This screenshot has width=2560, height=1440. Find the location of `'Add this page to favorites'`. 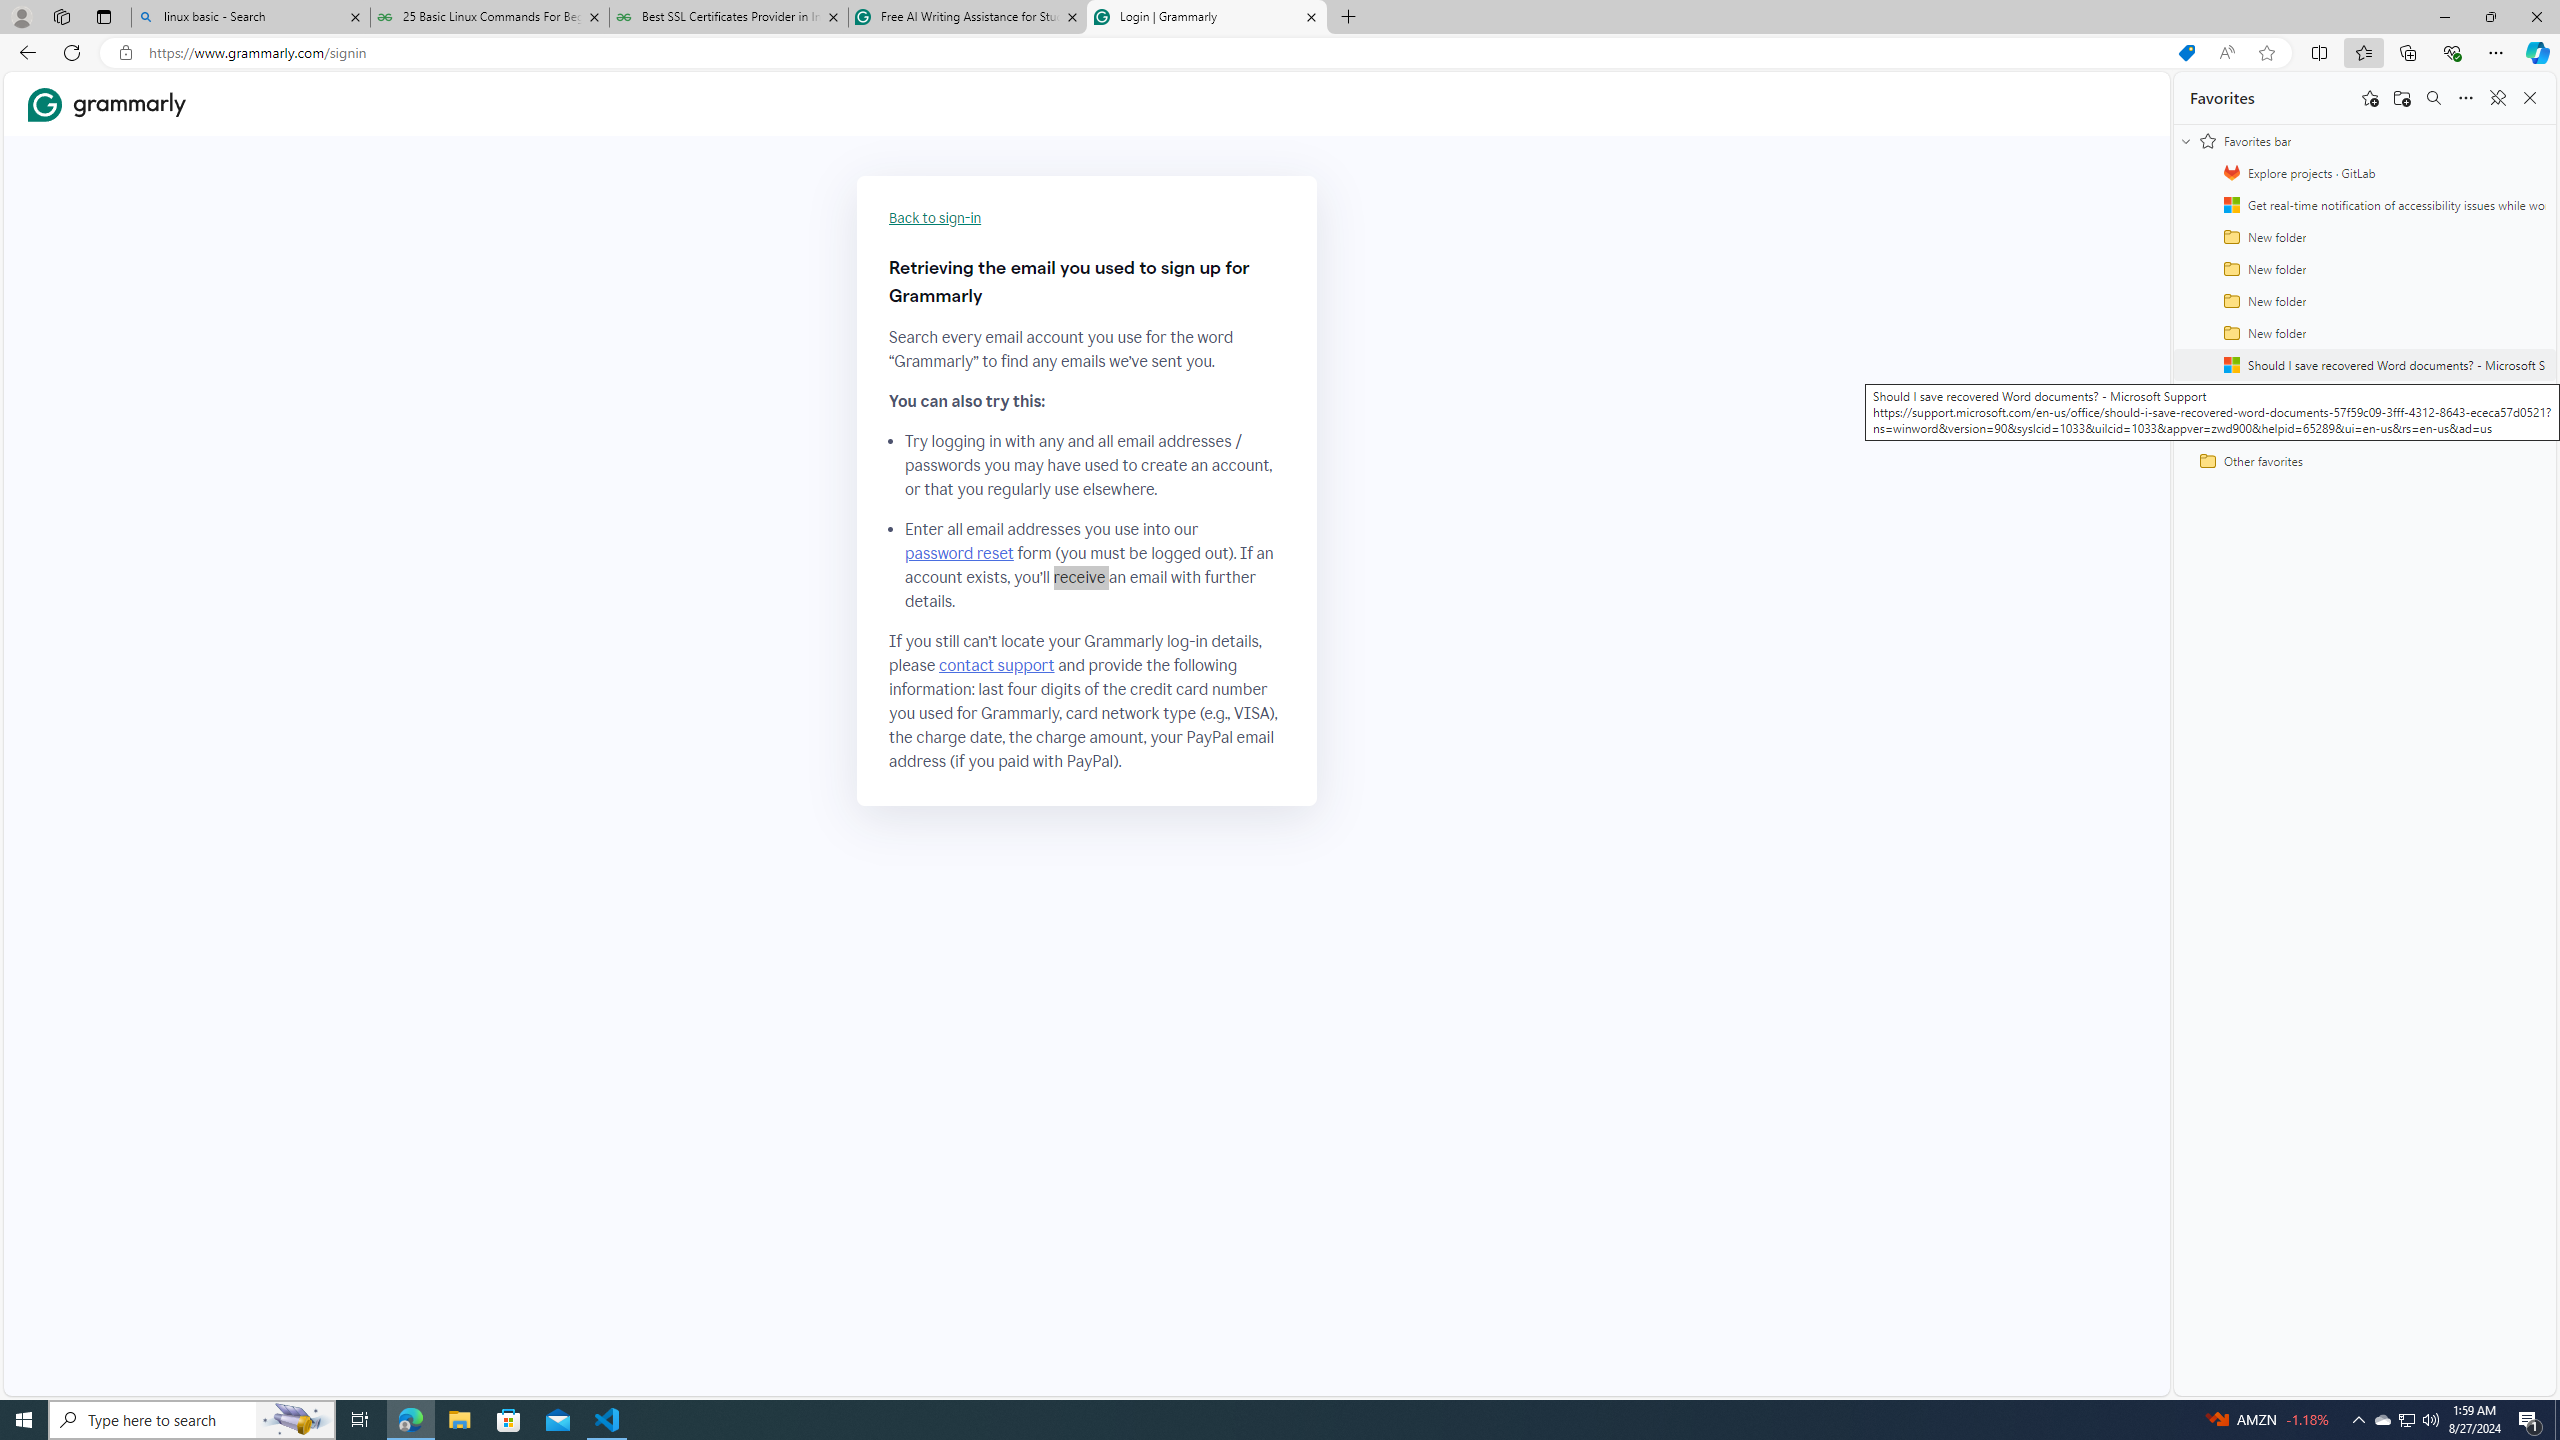

'Add this page to favorites' is located at coordinates (2368, 96).